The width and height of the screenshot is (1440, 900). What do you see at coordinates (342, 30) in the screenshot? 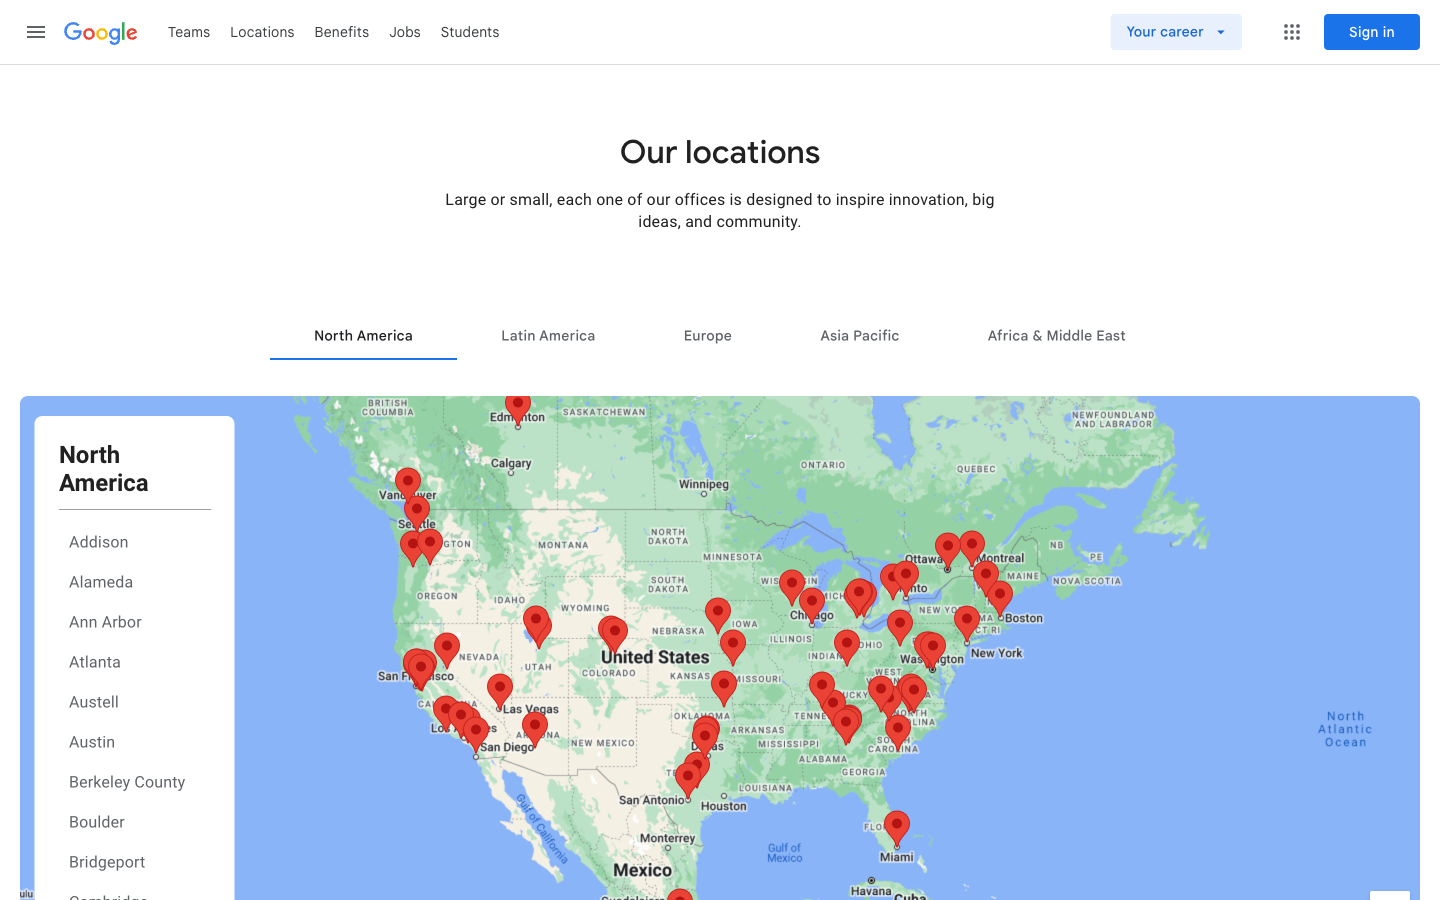
I see `Benefits page` at bounding box center [342, 30].